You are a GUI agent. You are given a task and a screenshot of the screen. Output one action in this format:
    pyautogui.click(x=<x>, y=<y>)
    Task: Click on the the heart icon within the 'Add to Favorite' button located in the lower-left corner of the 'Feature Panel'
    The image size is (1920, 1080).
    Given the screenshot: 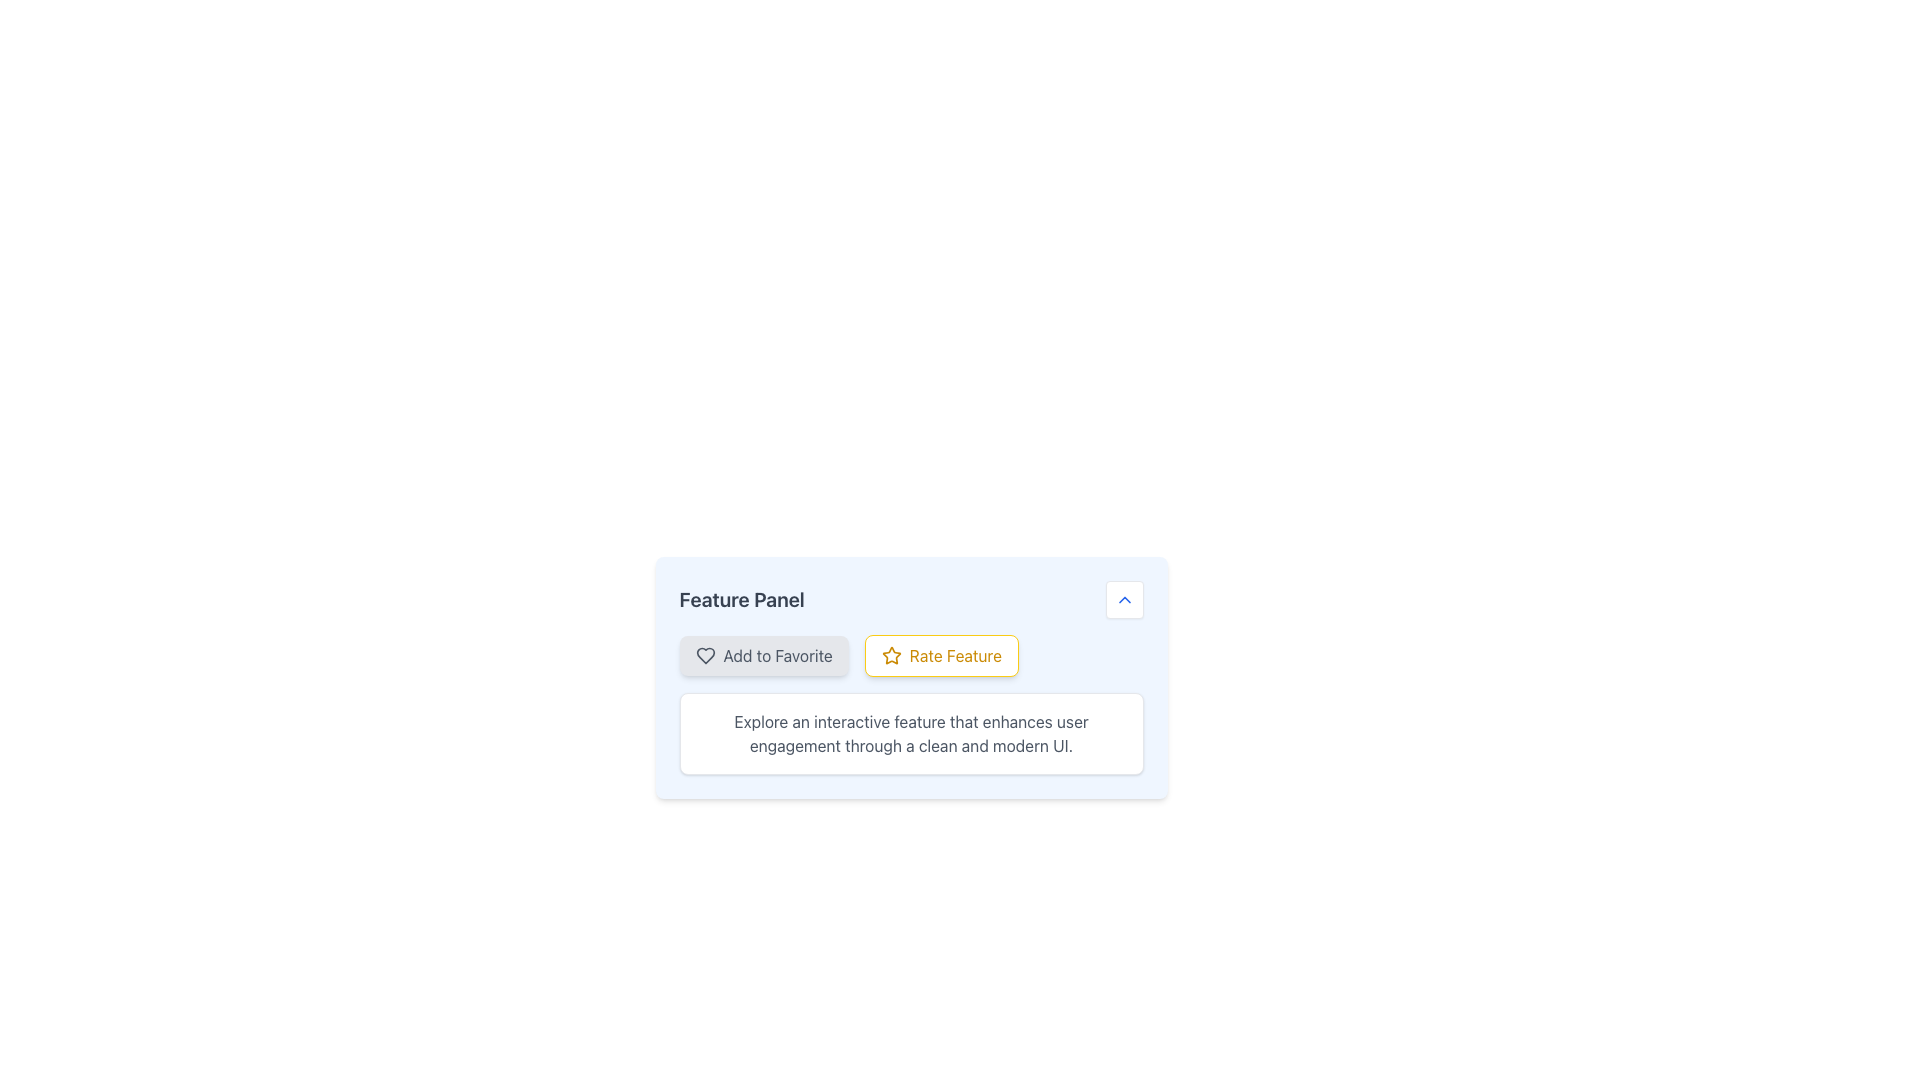 What is the action you would take?
    pyautogui.click(x=705, y=655)
    